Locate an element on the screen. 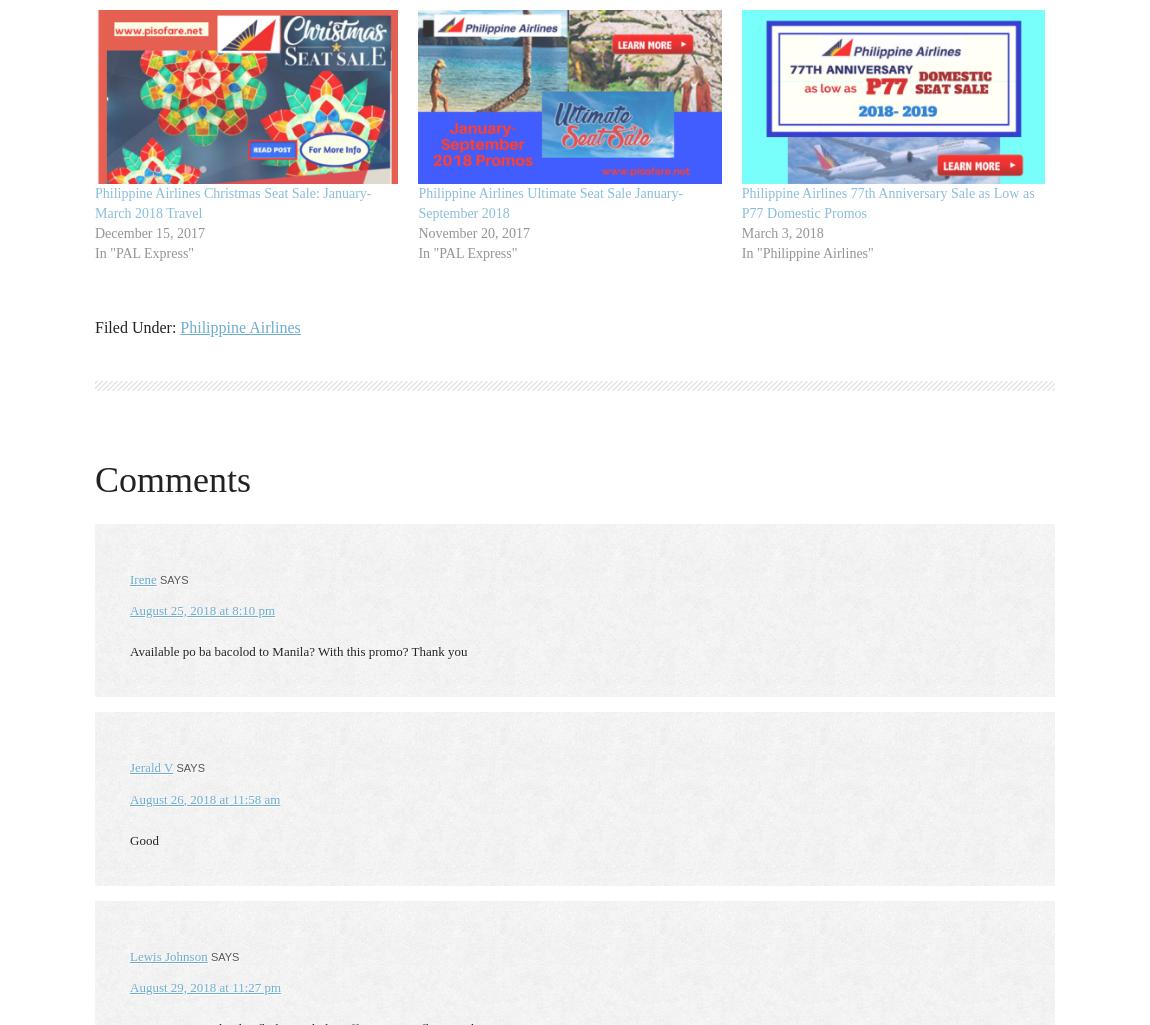 This screenshot has width=1150, height=1025. 'Lewis Johnson' is located at coordinates (167, 955).